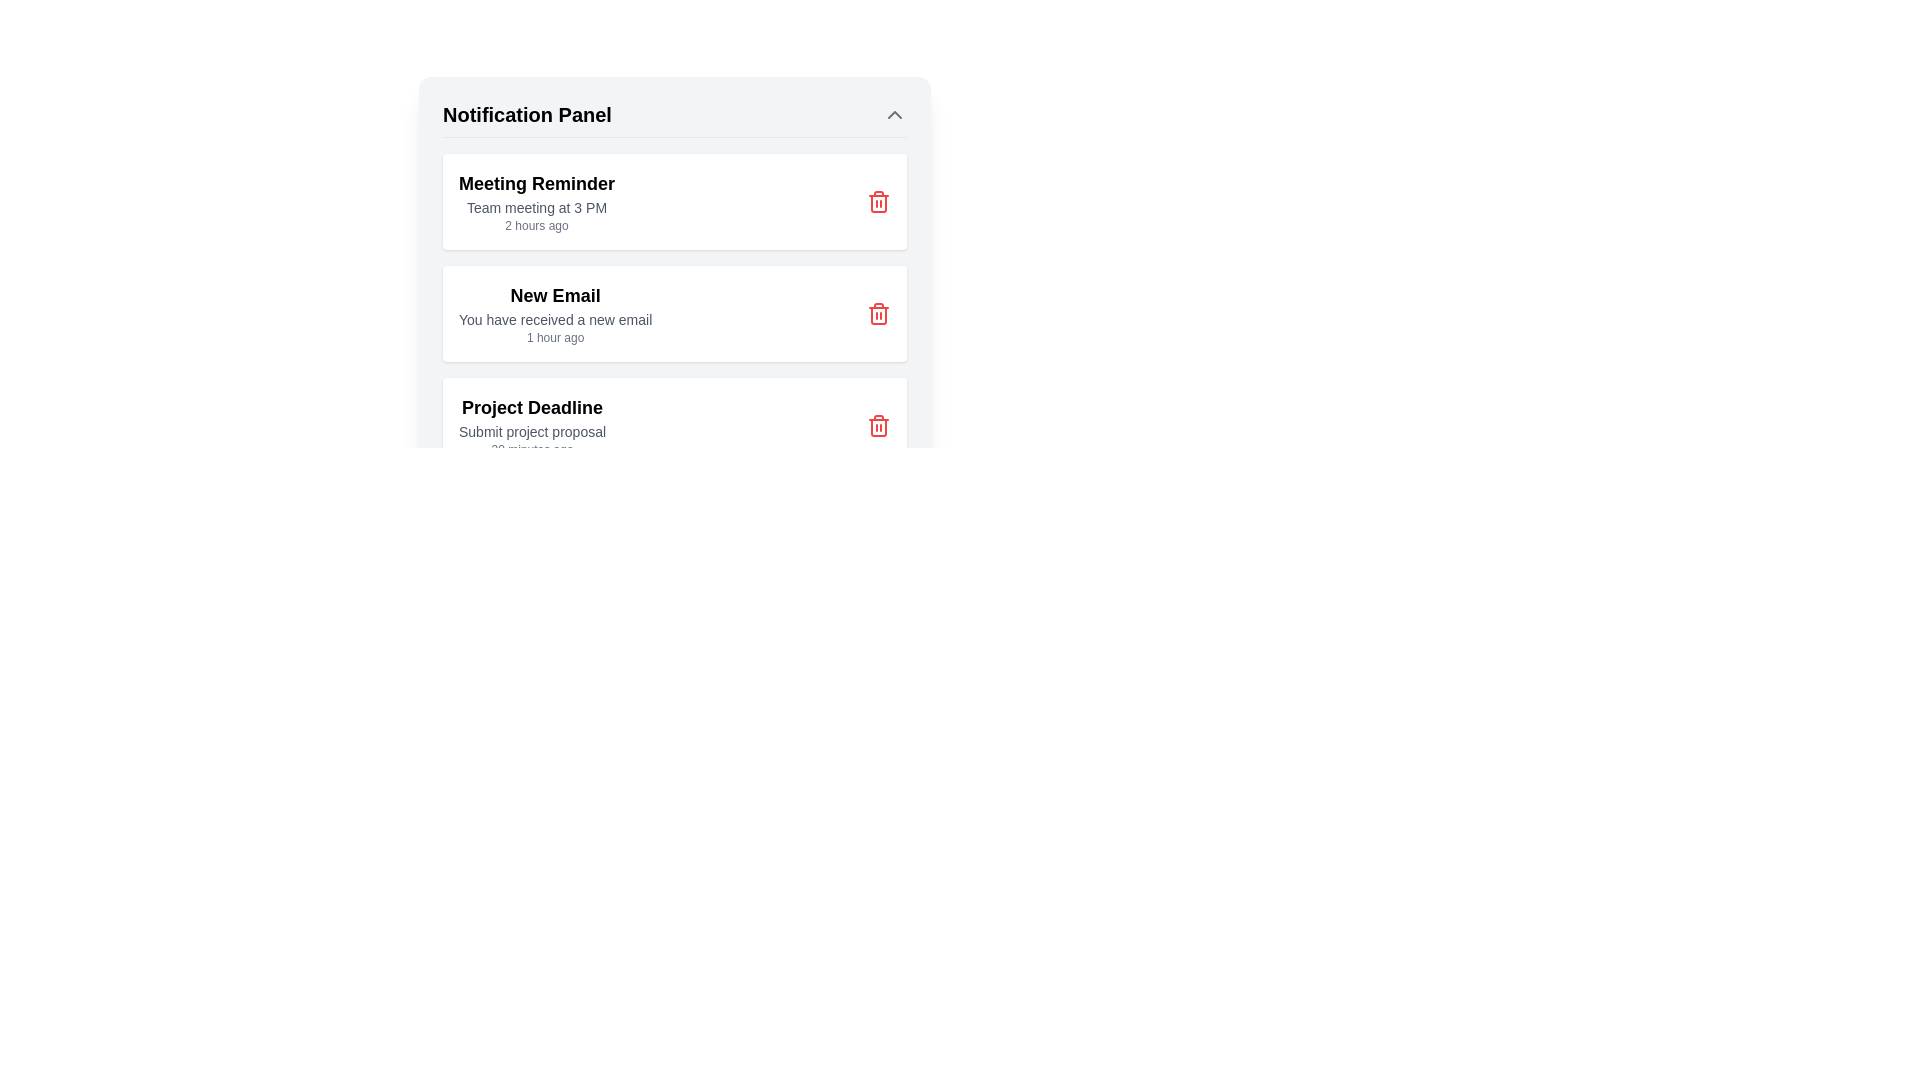 This screenshot has width=1920, height=1080. I want to click on the text label displaying 'You have received a new email', which is positioned below the title 'New Email' in the Notification Panel, so click(555, 319).